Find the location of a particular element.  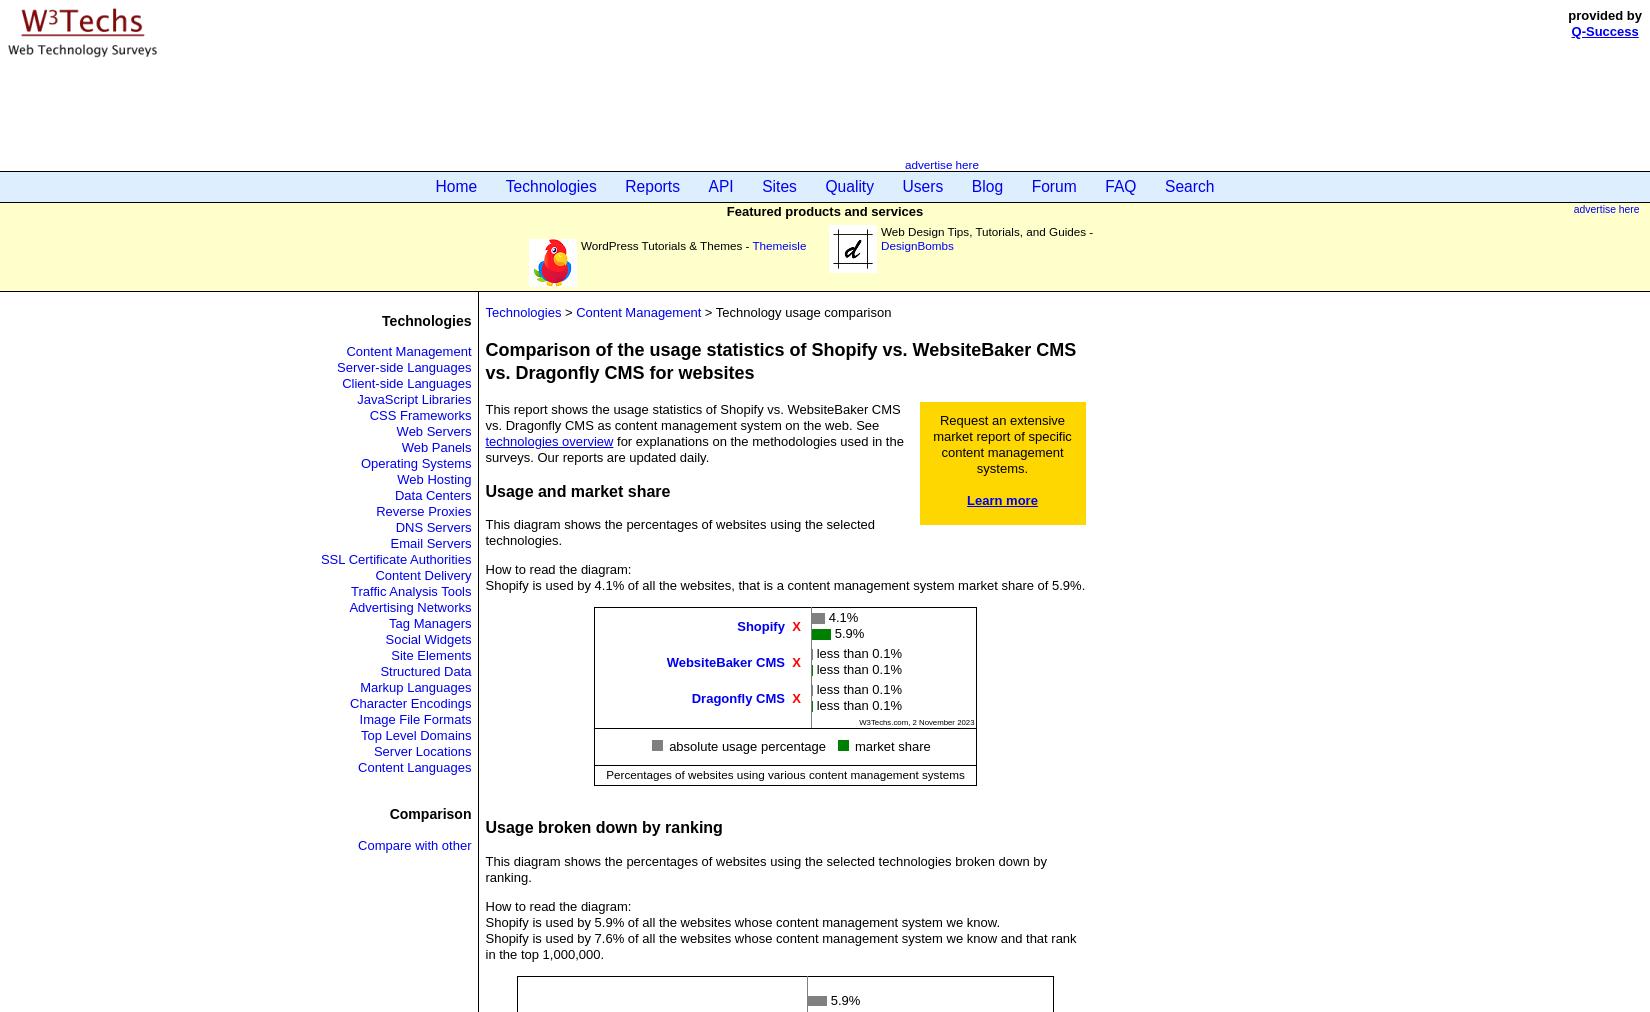

'Shopify is used by 7.6% of all the websites whose content management system we know and that rank in the top 1,000,000.' is located at coordinates (779, 945).